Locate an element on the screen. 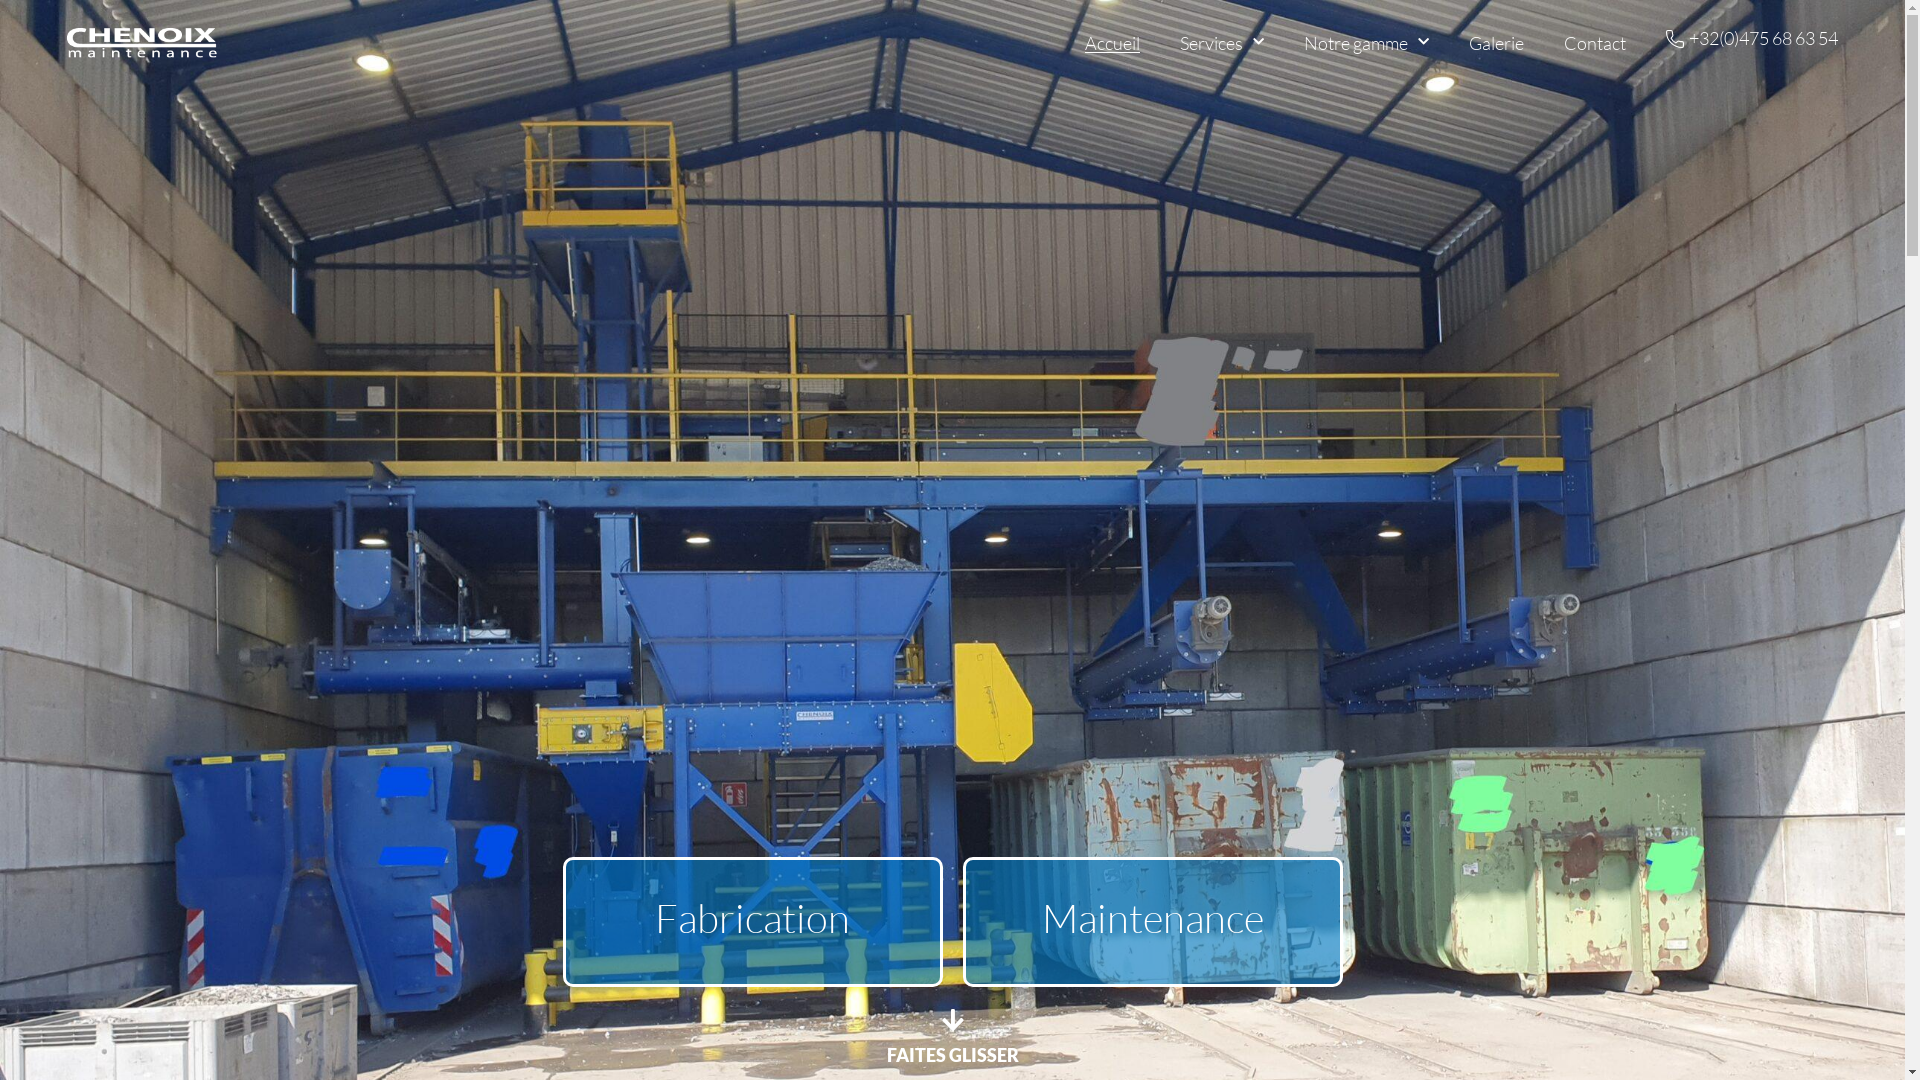  'Accueil' is located at coordinates (1111, 42).